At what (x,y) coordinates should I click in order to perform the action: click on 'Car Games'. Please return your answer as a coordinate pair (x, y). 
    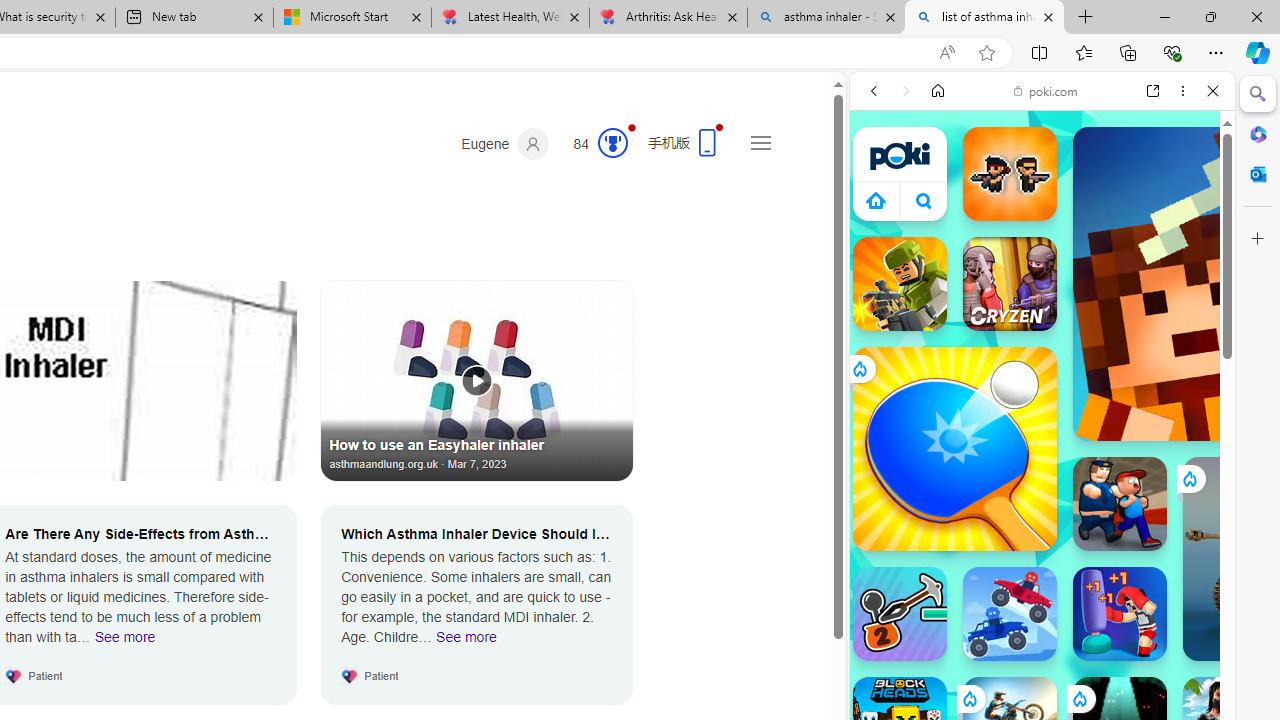
    Looking at the image, I should click on (1041, 470).